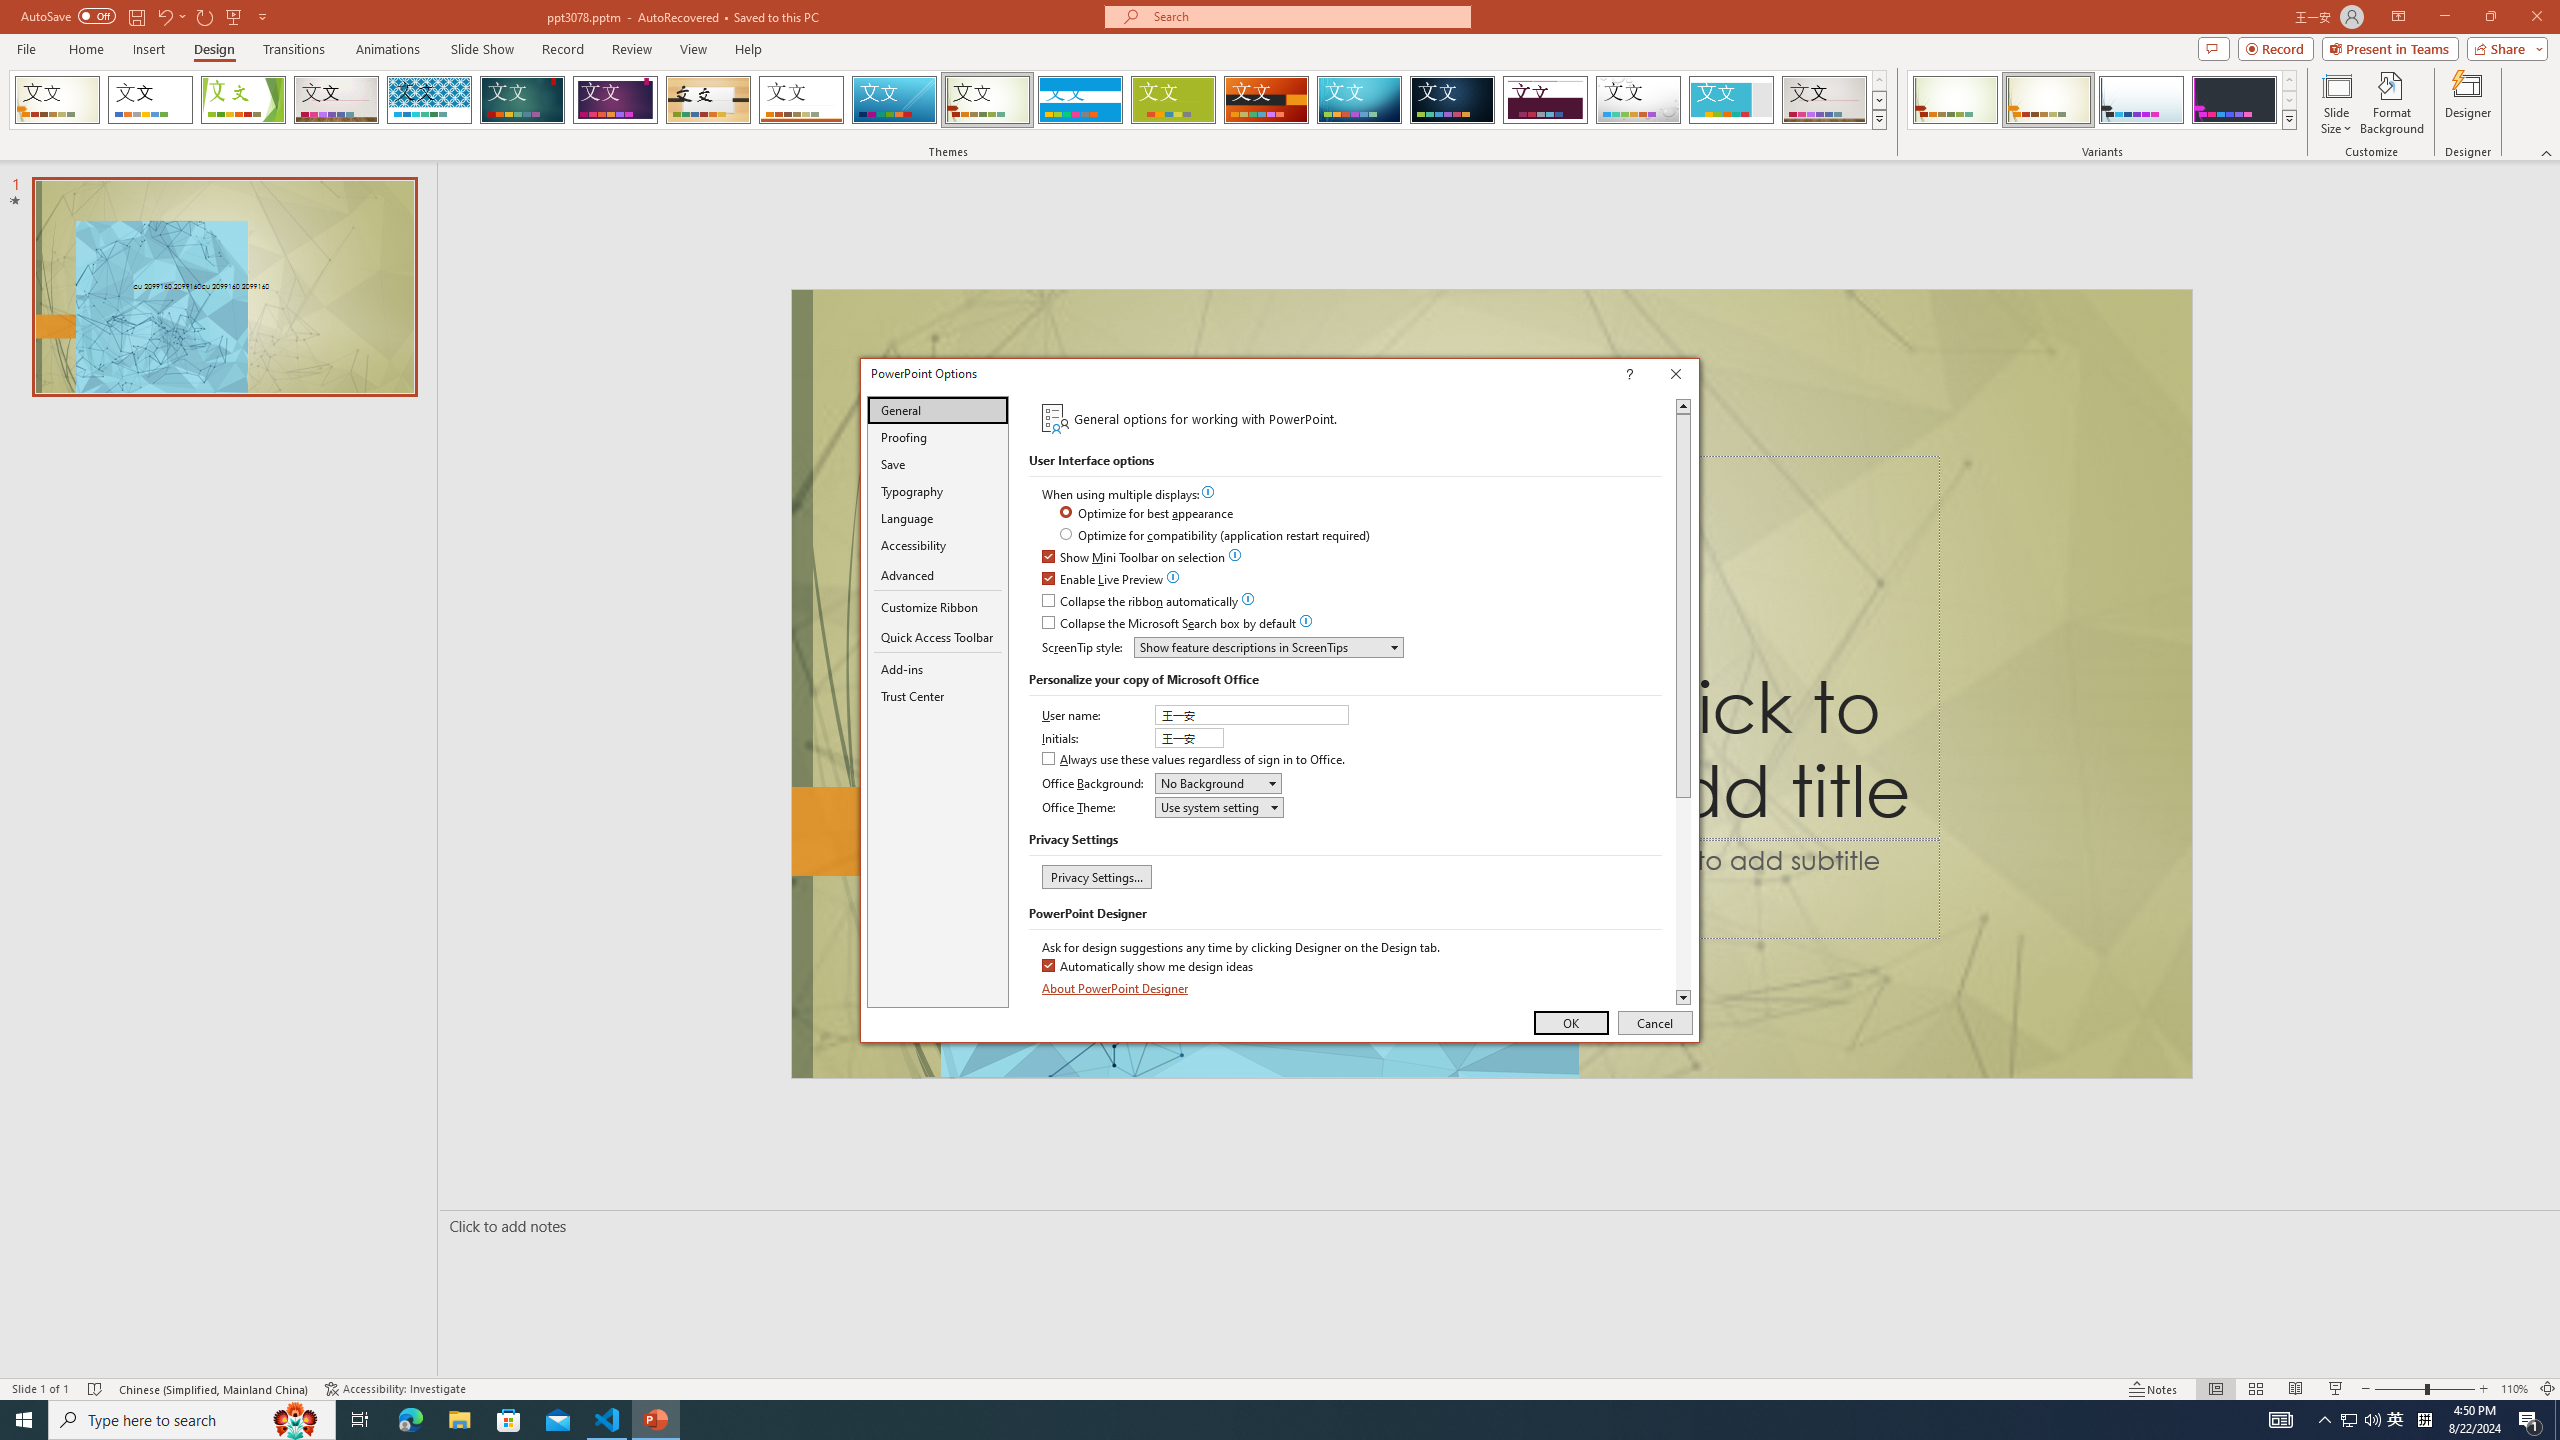 The image size is (2560, 1440). Describe the element at coordinates (1825, 99) in the screenshot. I see `'Gallery Loading Preview...'` at that location.